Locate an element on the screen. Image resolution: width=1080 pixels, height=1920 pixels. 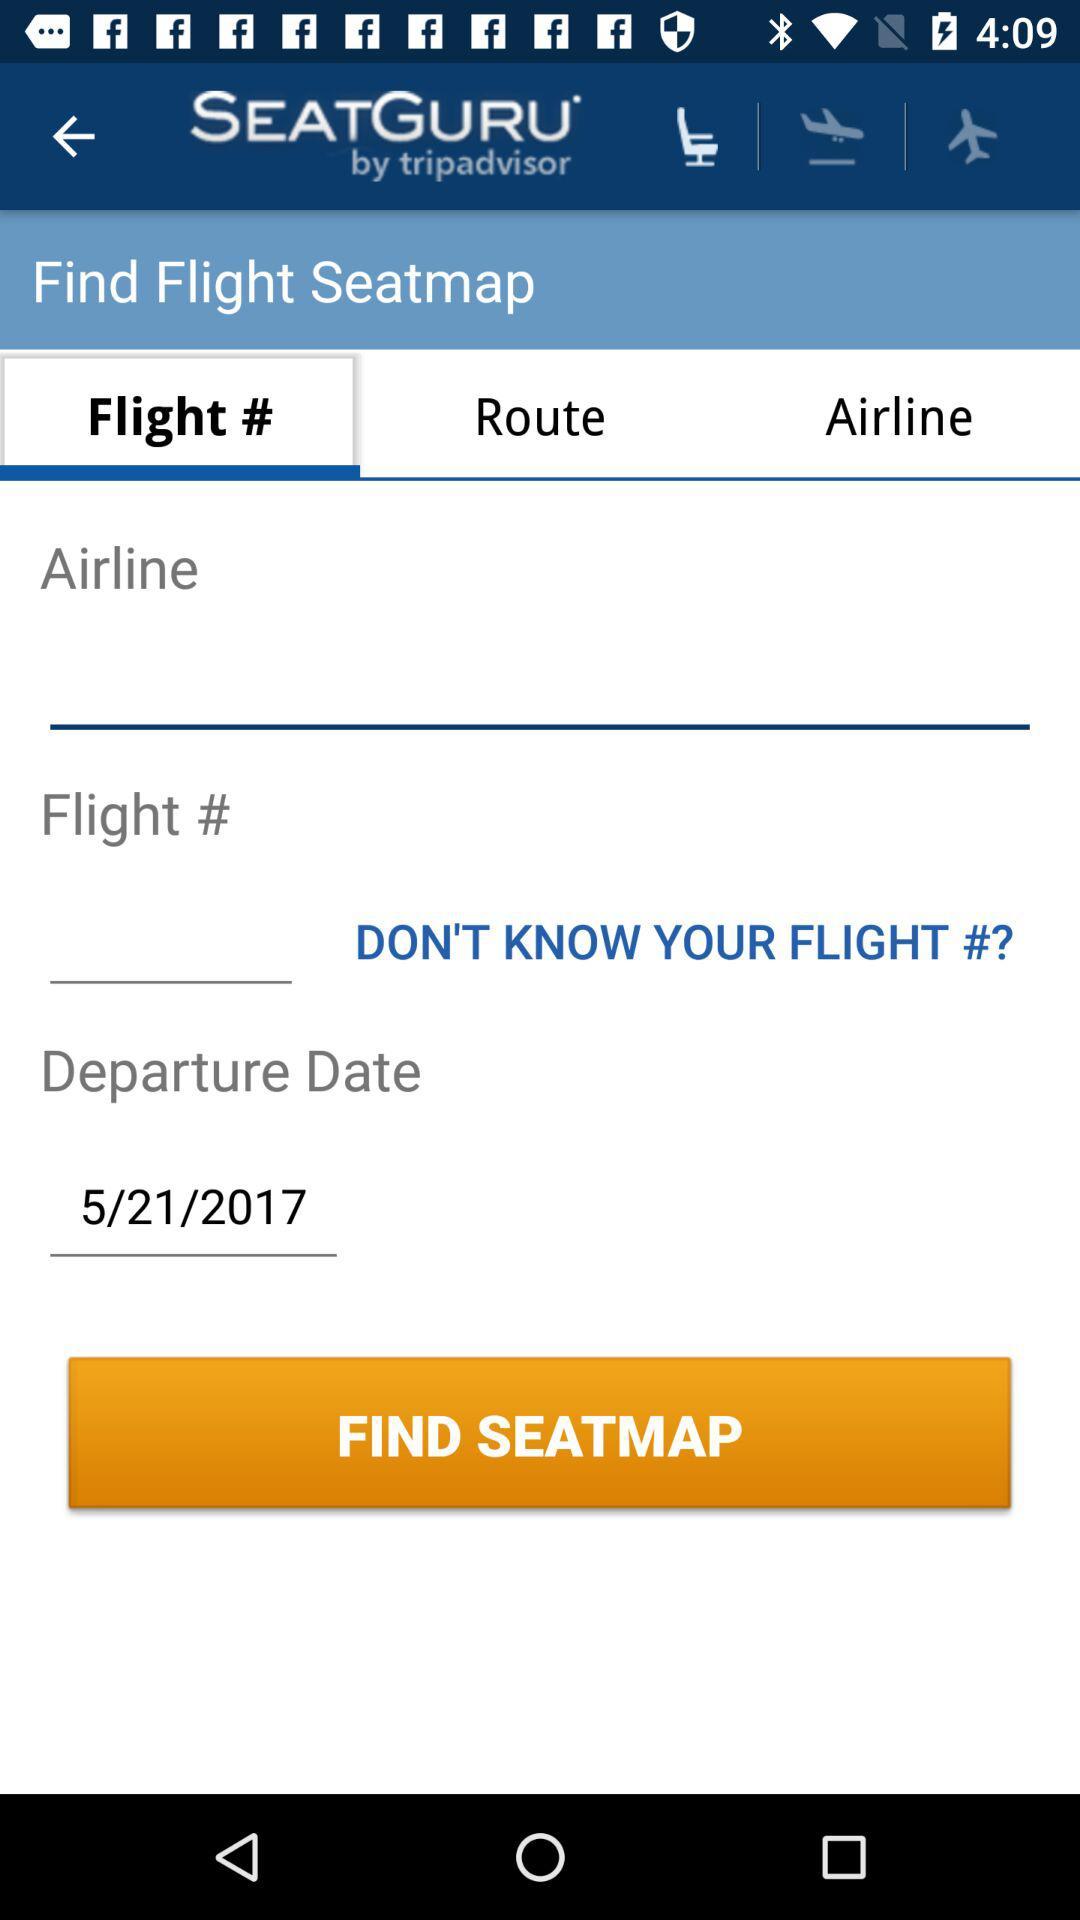
flight options is located at coordinates (971, 135).